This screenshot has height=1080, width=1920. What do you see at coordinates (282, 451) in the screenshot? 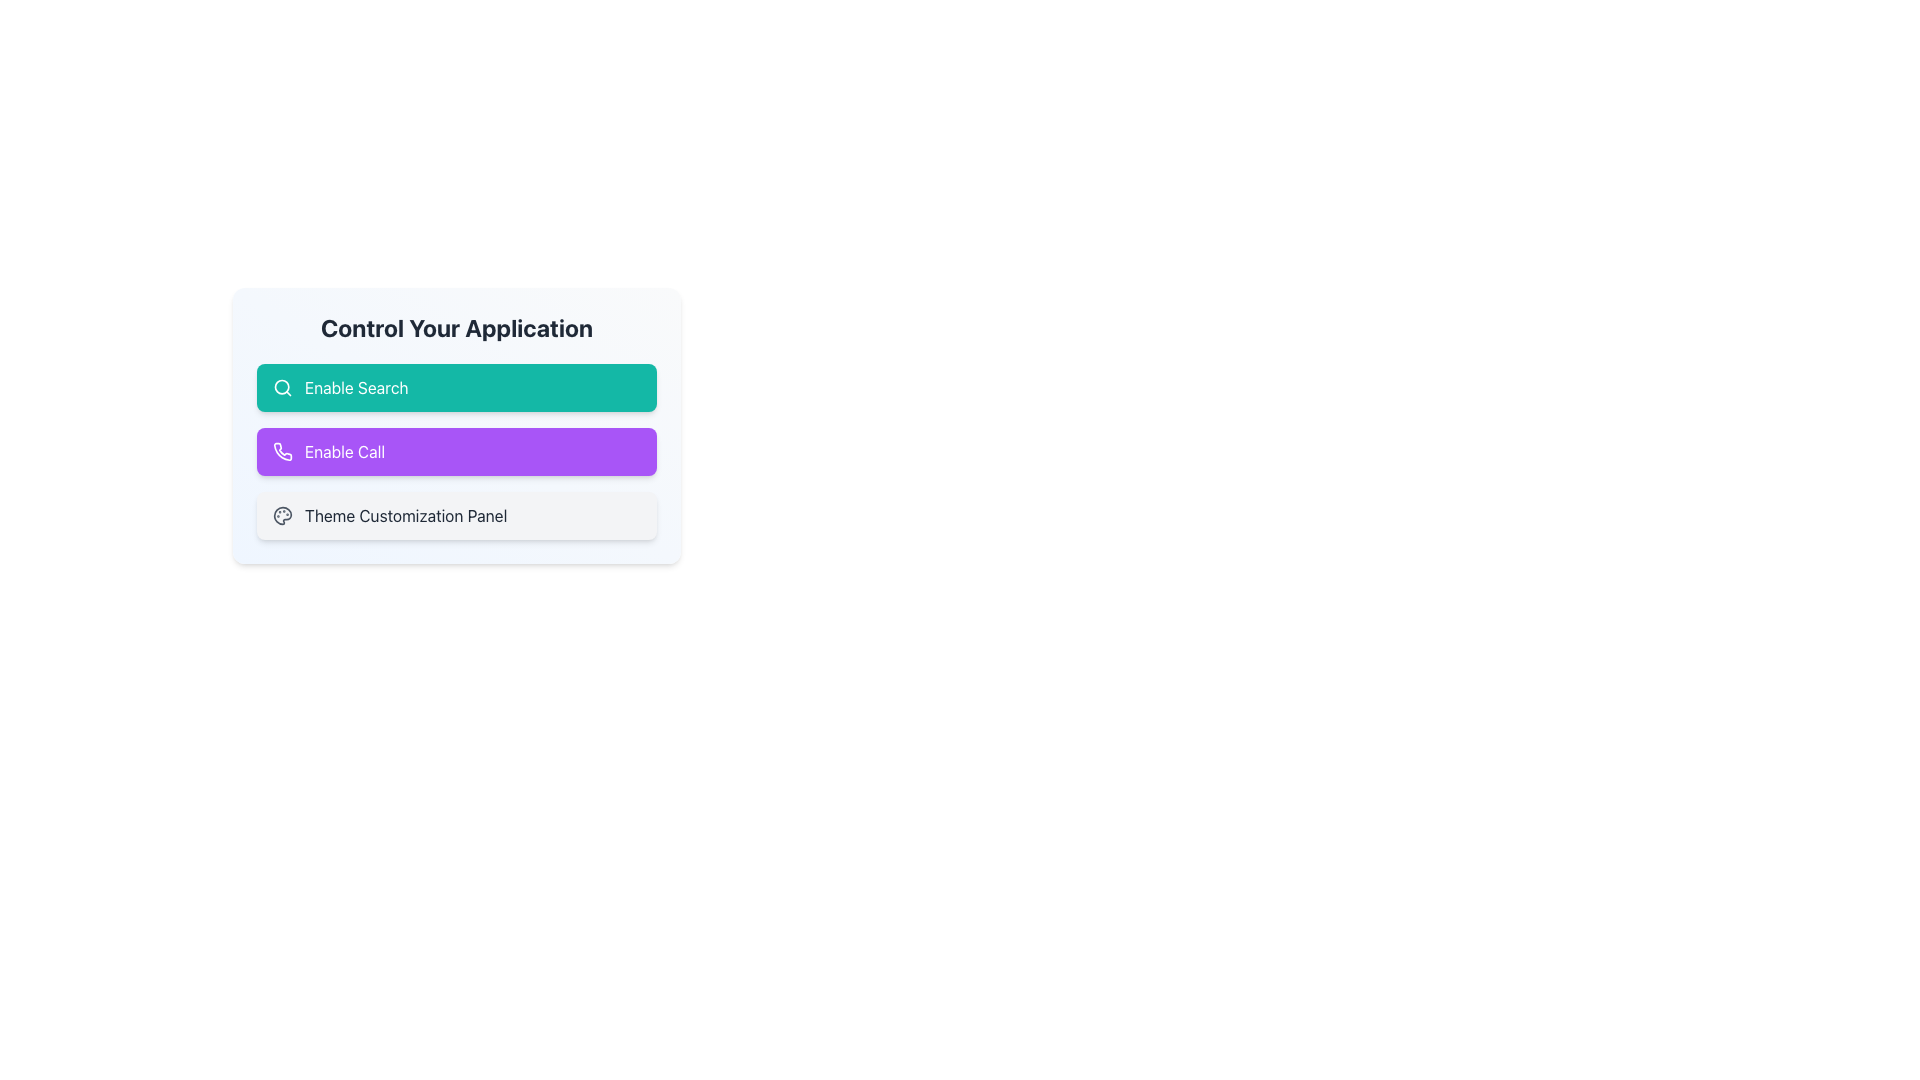
I see `the telephone receiver icon located on the left side of the 'Enable Call' button, which is colored white and situated against a purple background` at bounding box center [282, 451].